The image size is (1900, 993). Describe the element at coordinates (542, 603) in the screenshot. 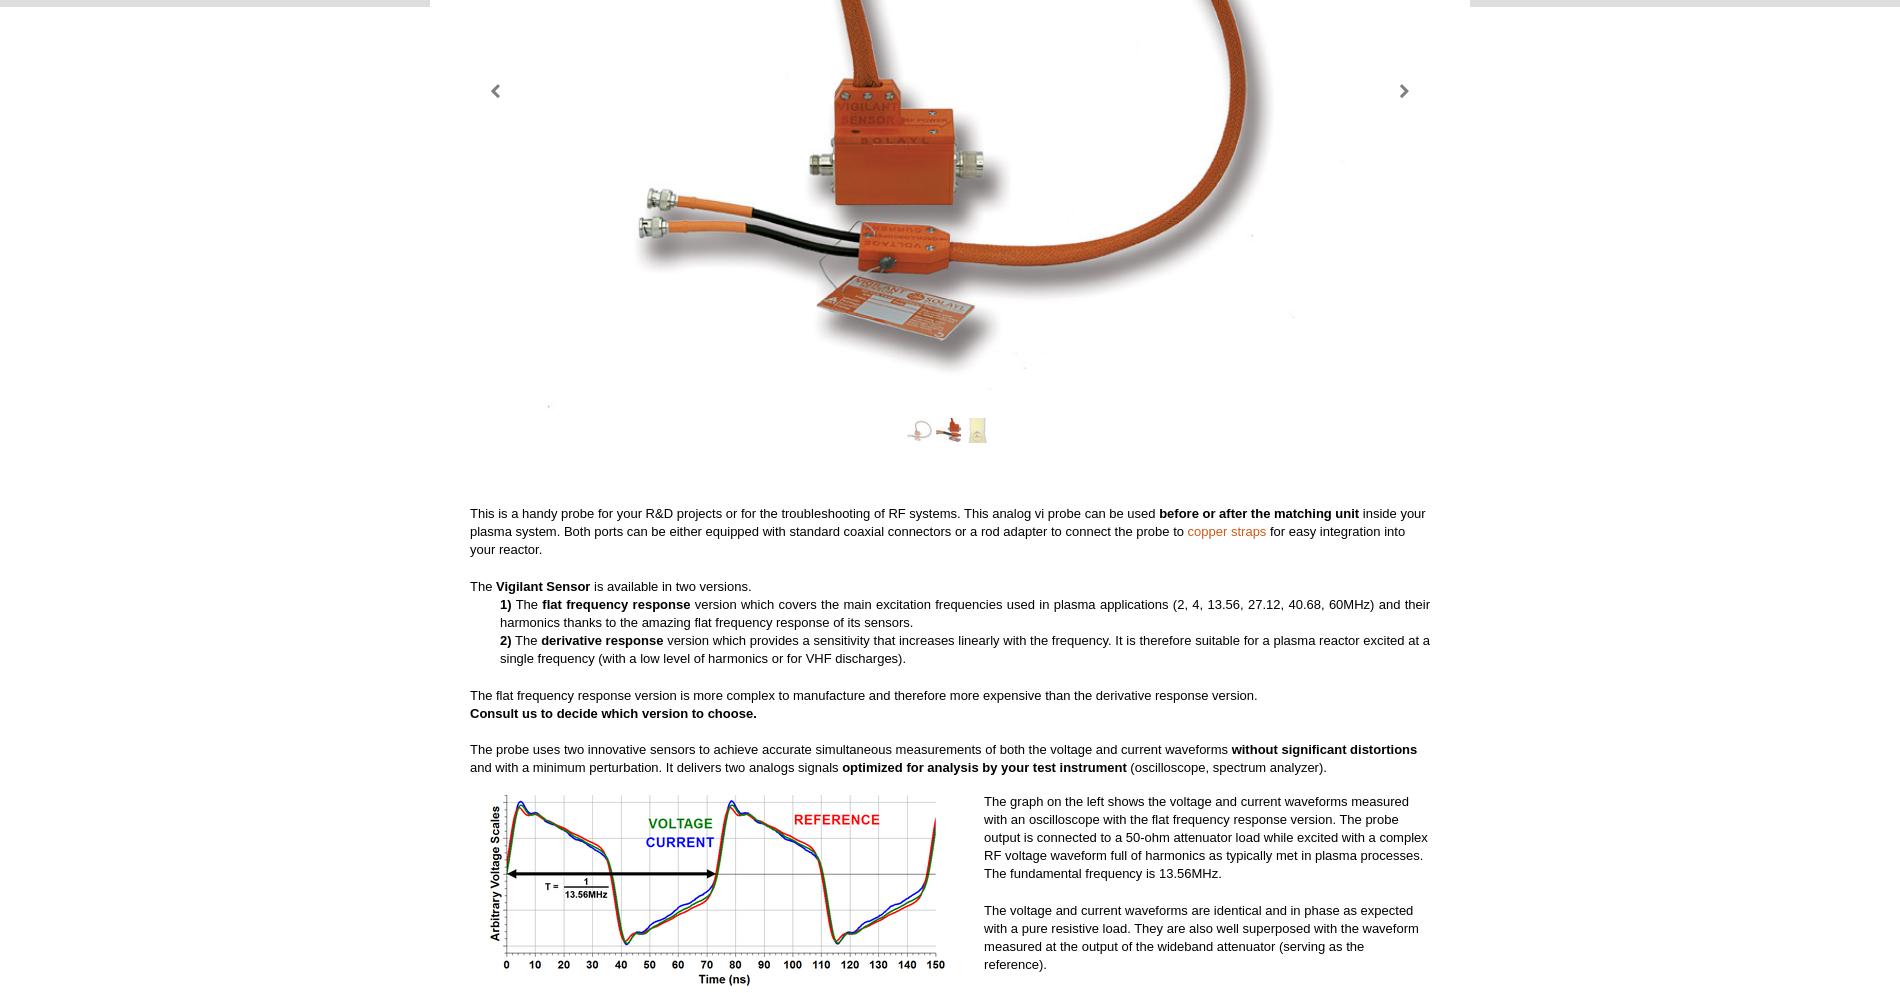

I see `'flat frequency response'` at that location.